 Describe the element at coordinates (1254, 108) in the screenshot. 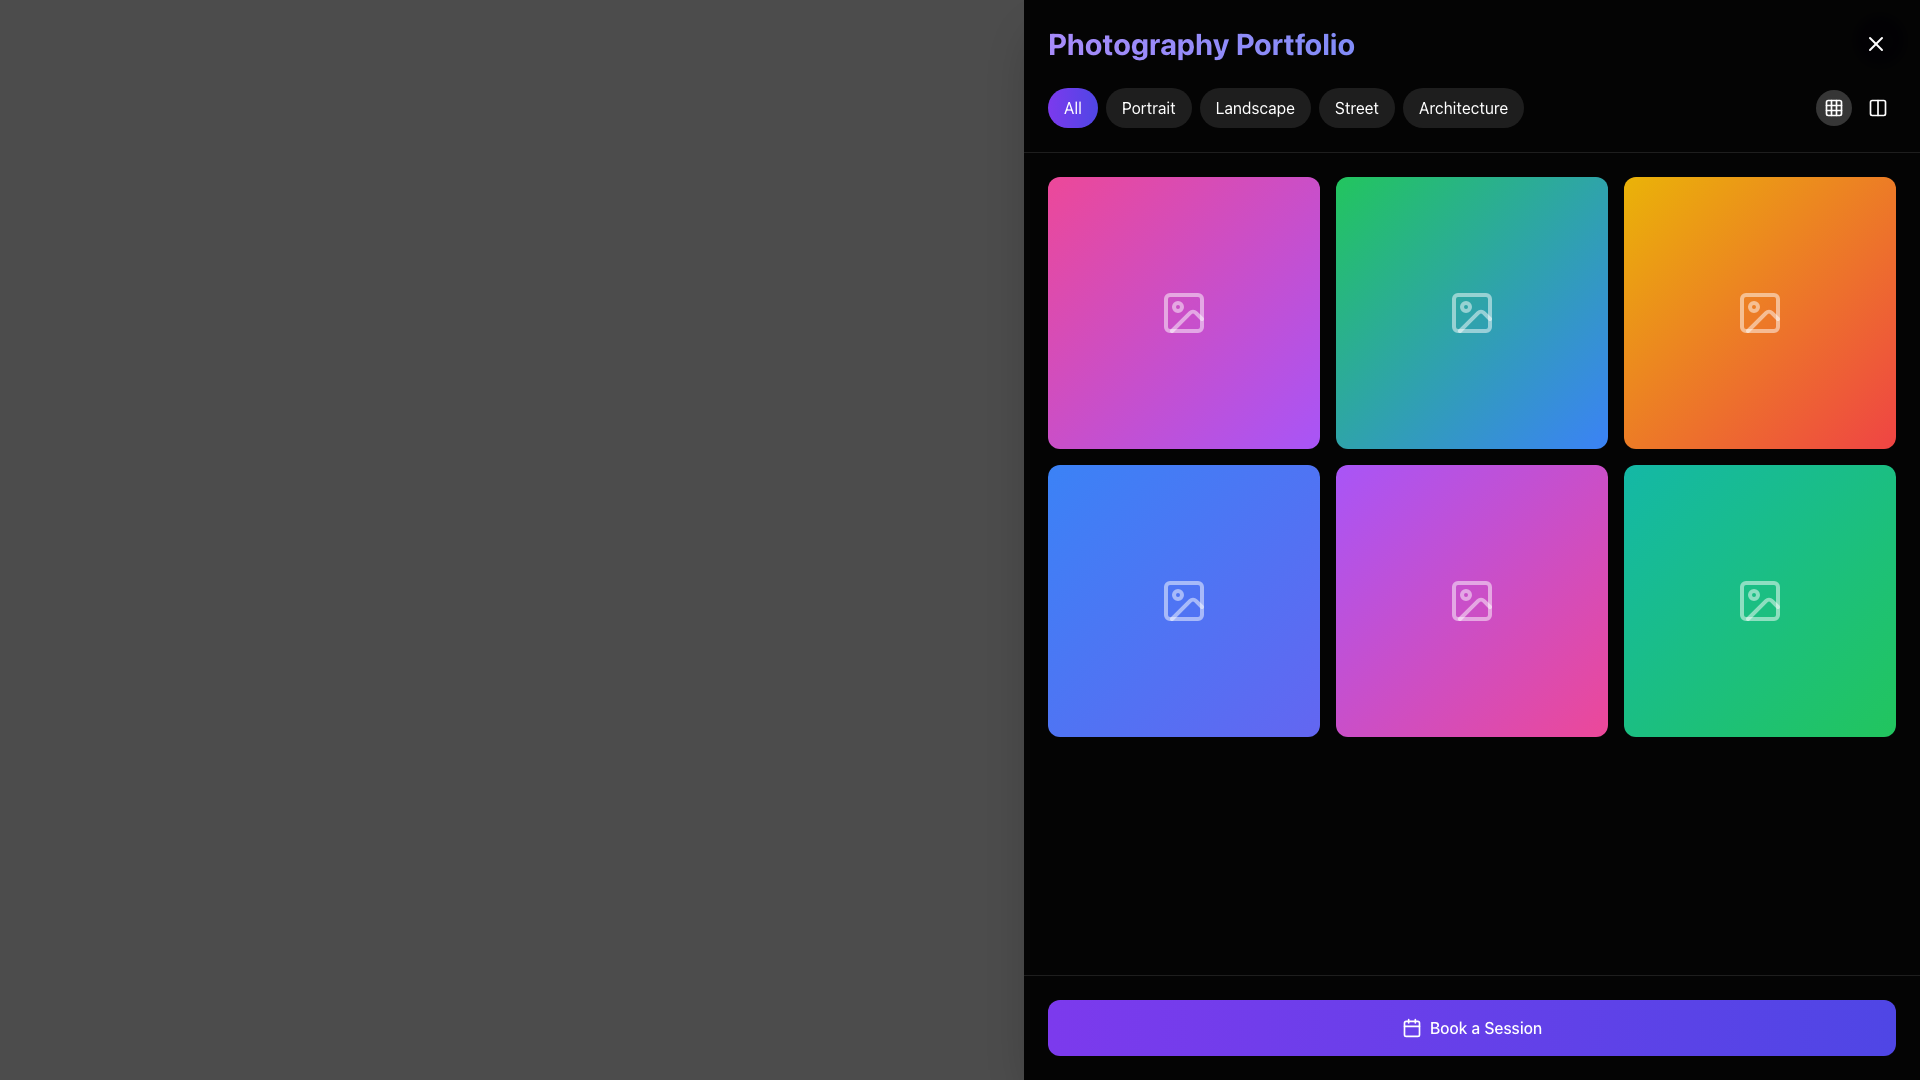

I see `the 'Landscape' filter button, which is the third button in a group of five, located below the title 'Photography Portfolio'` at that location.